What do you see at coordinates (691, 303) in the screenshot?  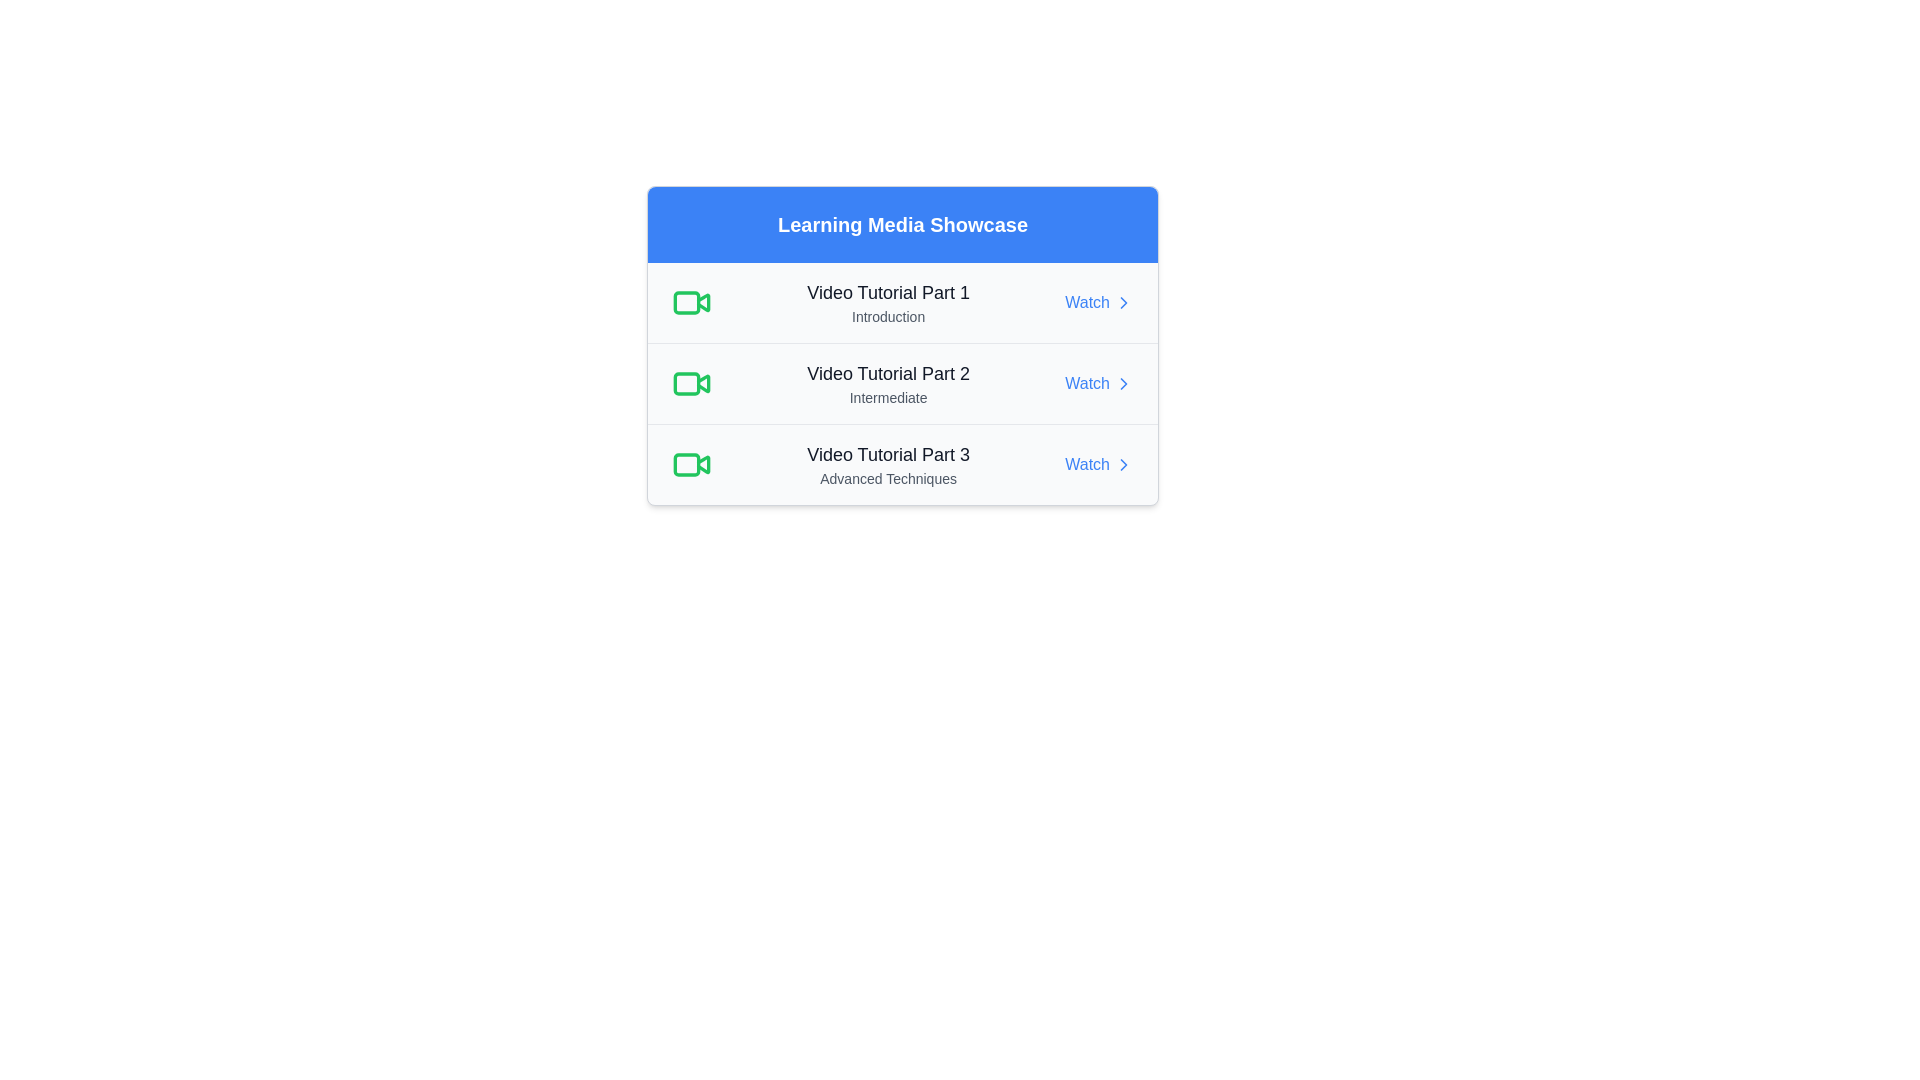 I see `the green video camera icon that is the first item in the 'Learning Media Showcase' section, aligned with the text 'Video Tutorial Part 1' and 'Introduction'` at bounding box center [691, 303].